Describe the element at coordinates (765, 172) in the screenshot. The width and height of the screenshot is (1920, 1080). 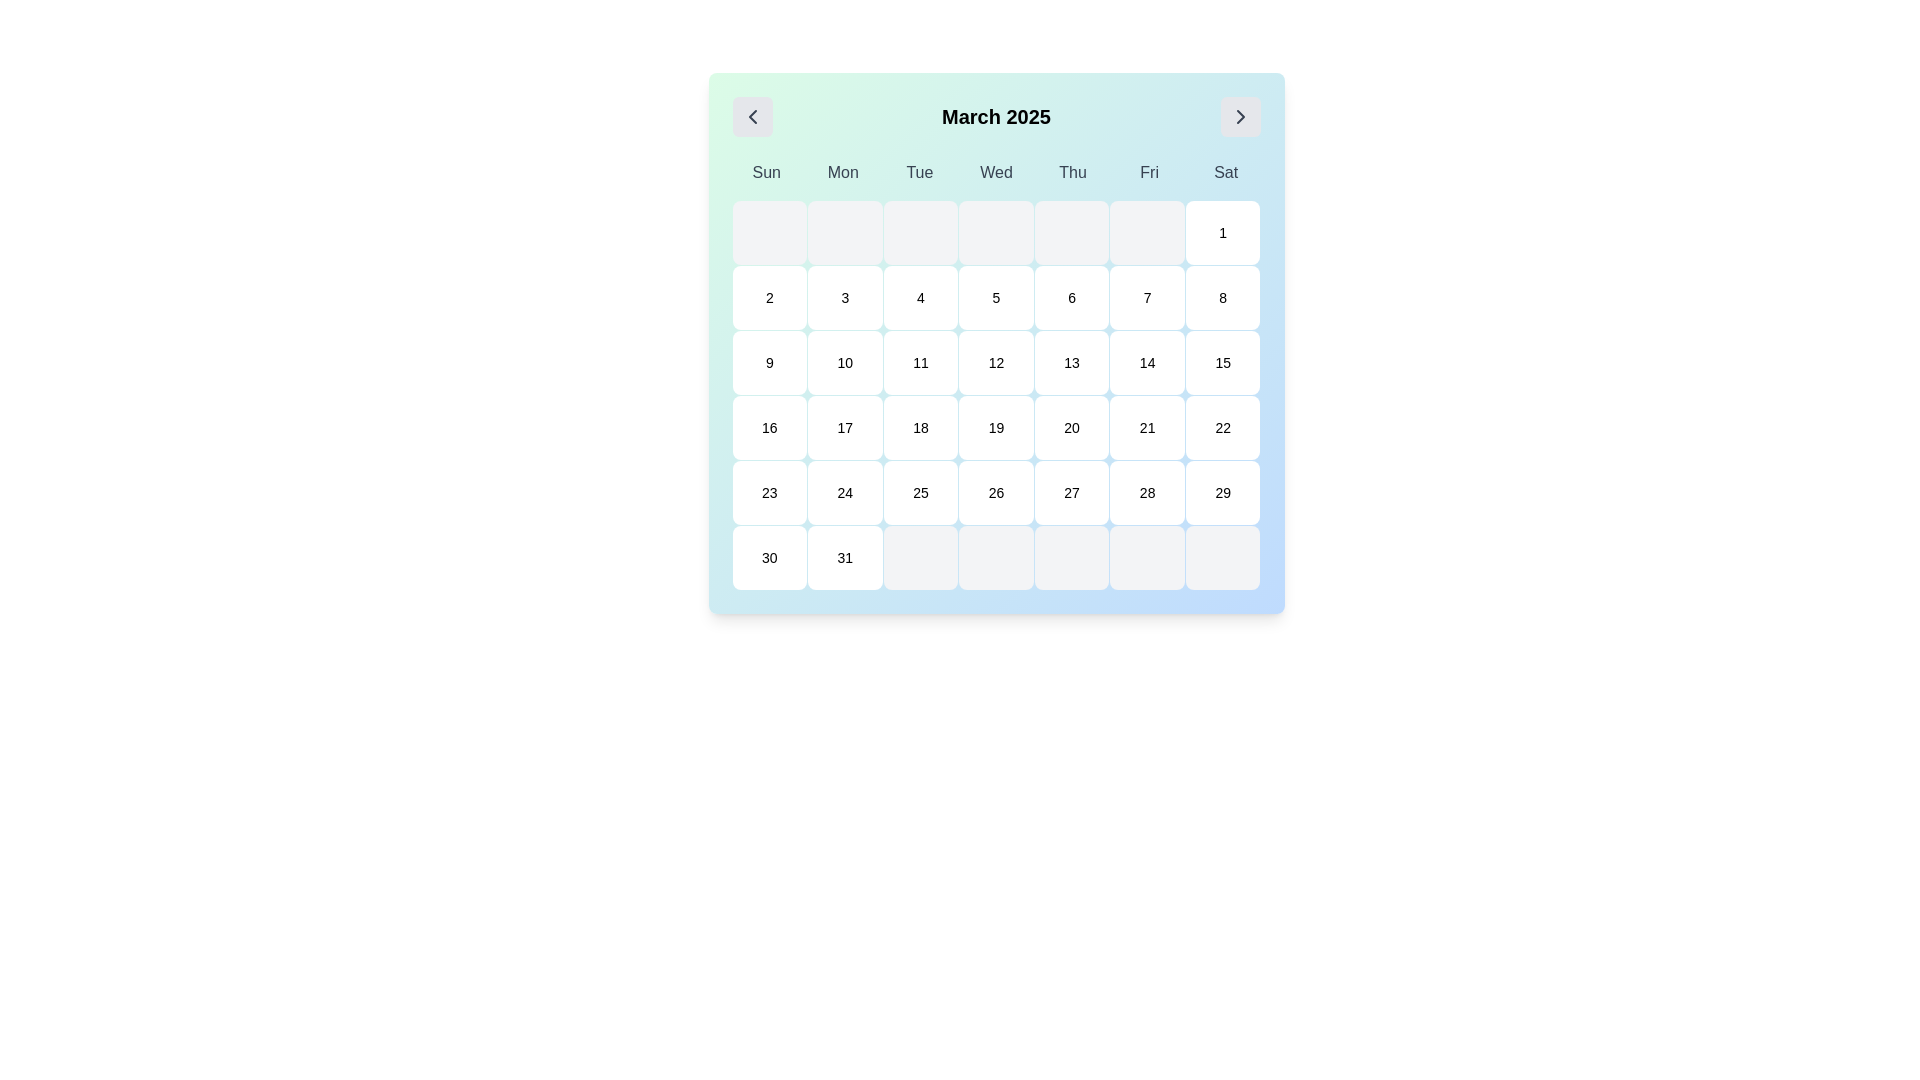
I see `the 'Sun' text label, which is the first element in a grid of week day abbreviations, located at the top-left corner` at that location.